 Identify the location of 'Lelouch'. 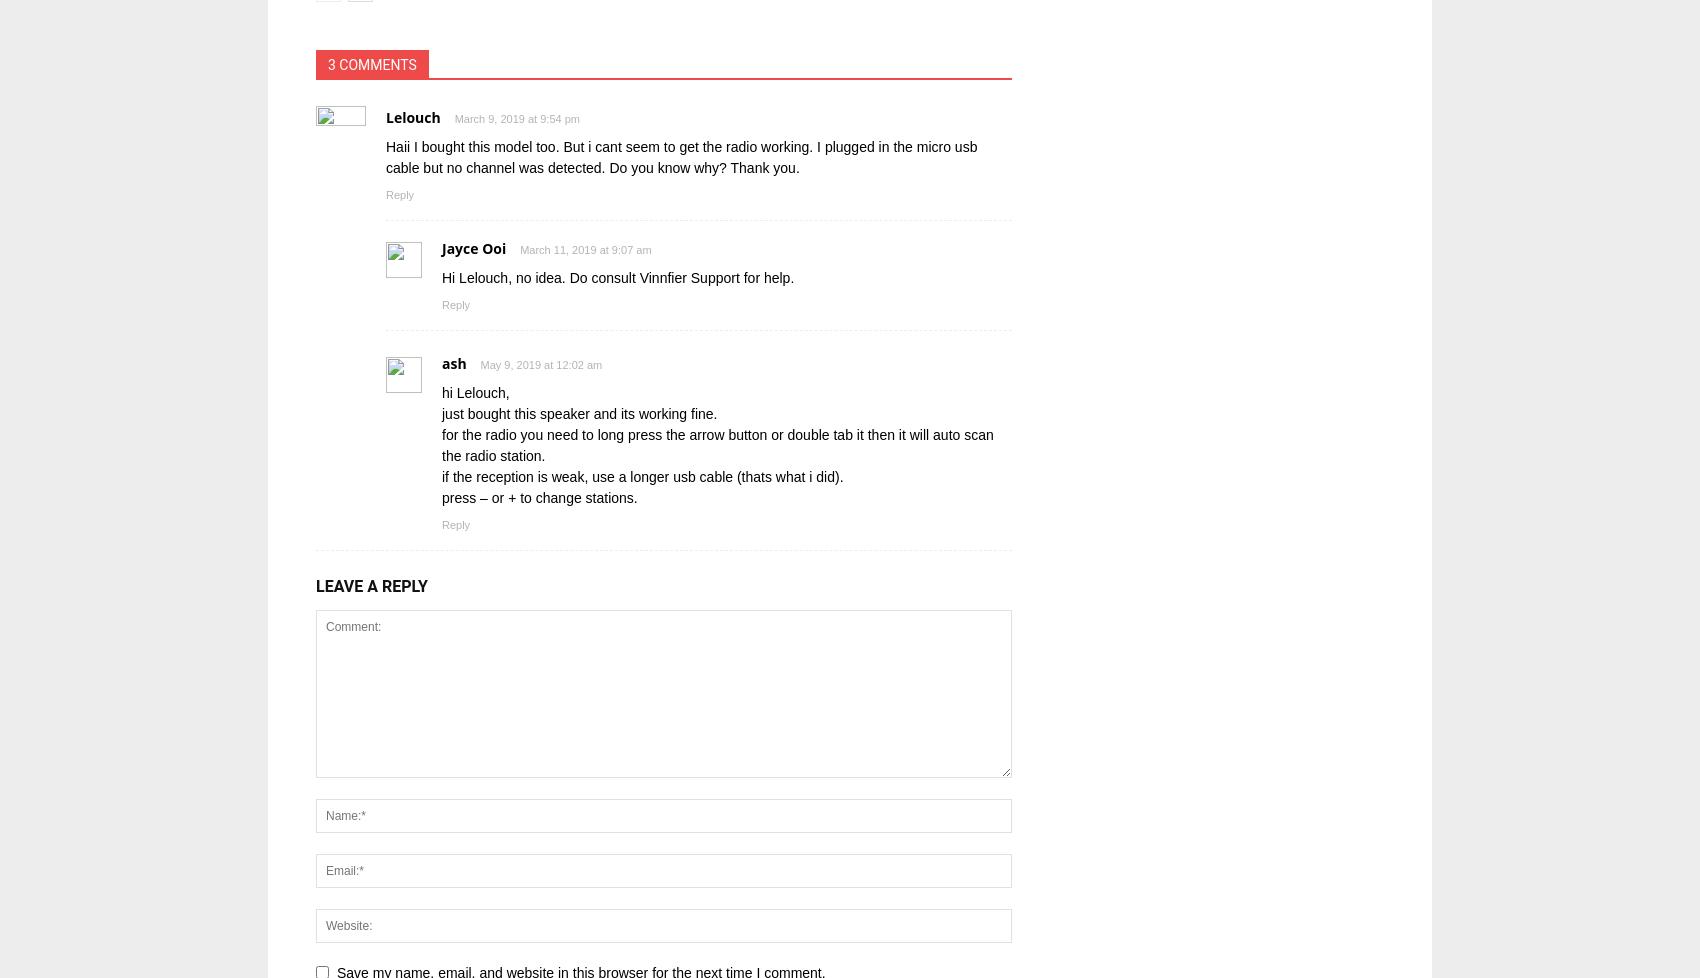
(411, 117).